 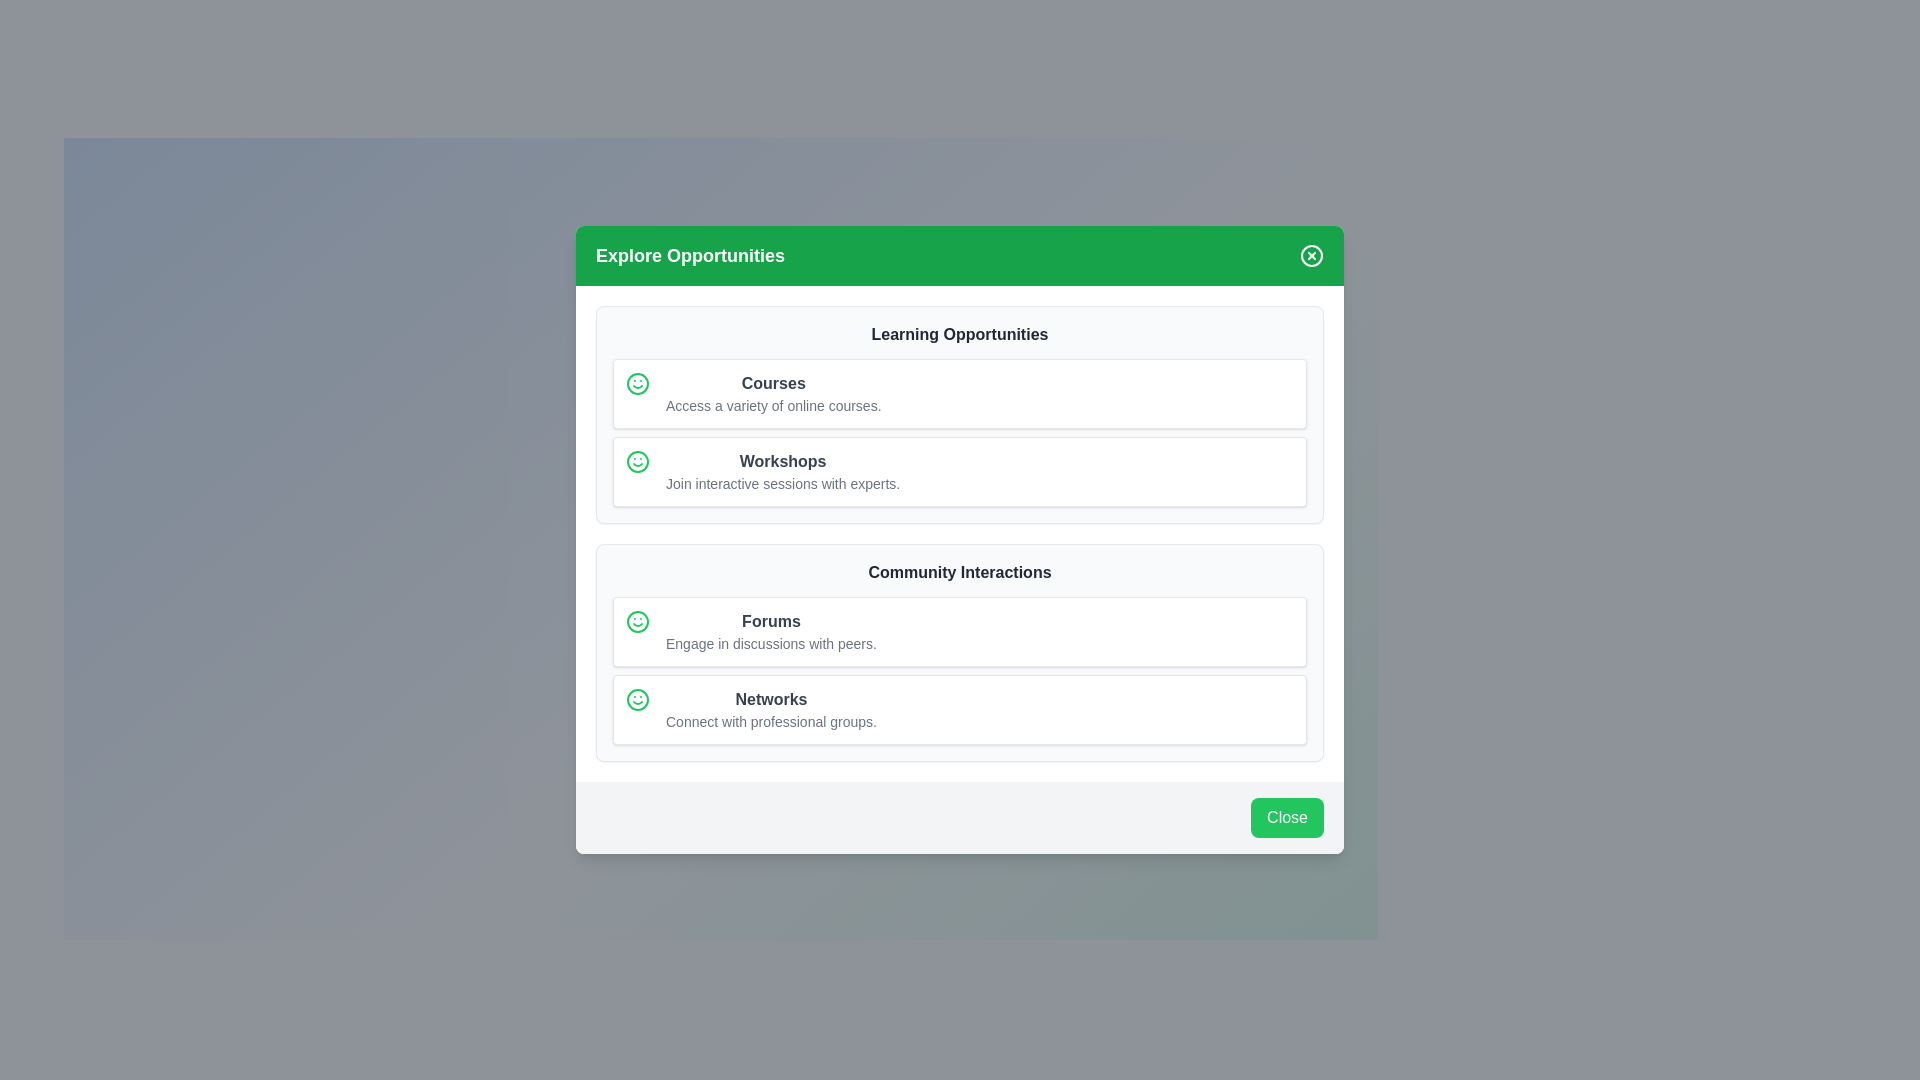 I want to click on the text label indicating 'Workshops', which serves as a title for the section under 'Learning Opportunities', so click(x=782, y=462).